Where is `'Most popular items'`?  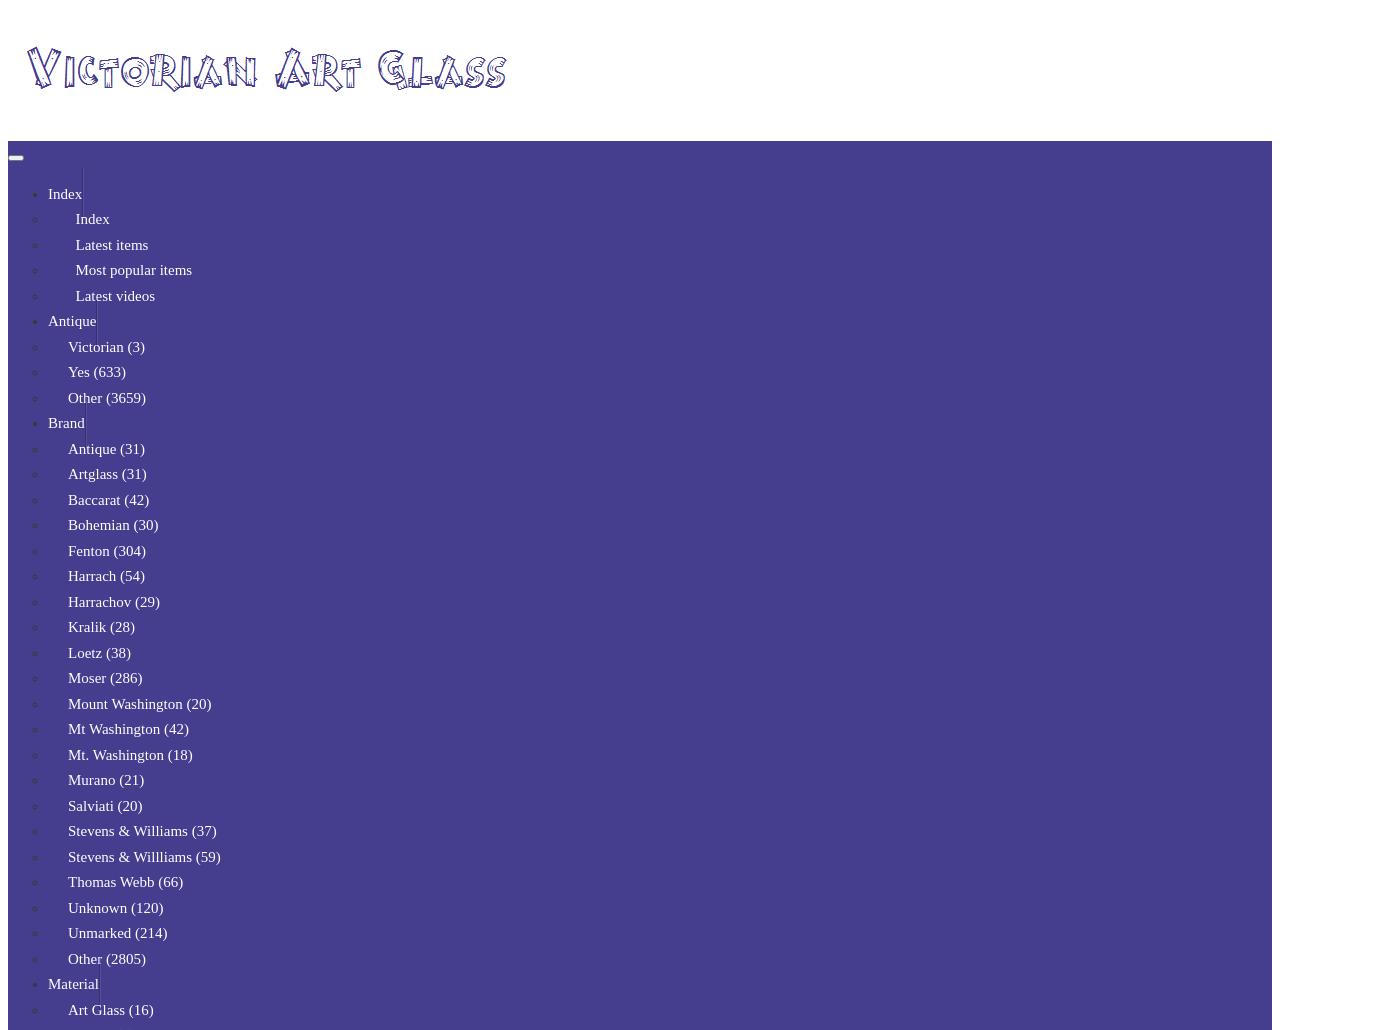
'Most popular items' is located at coordinates (130, 268).